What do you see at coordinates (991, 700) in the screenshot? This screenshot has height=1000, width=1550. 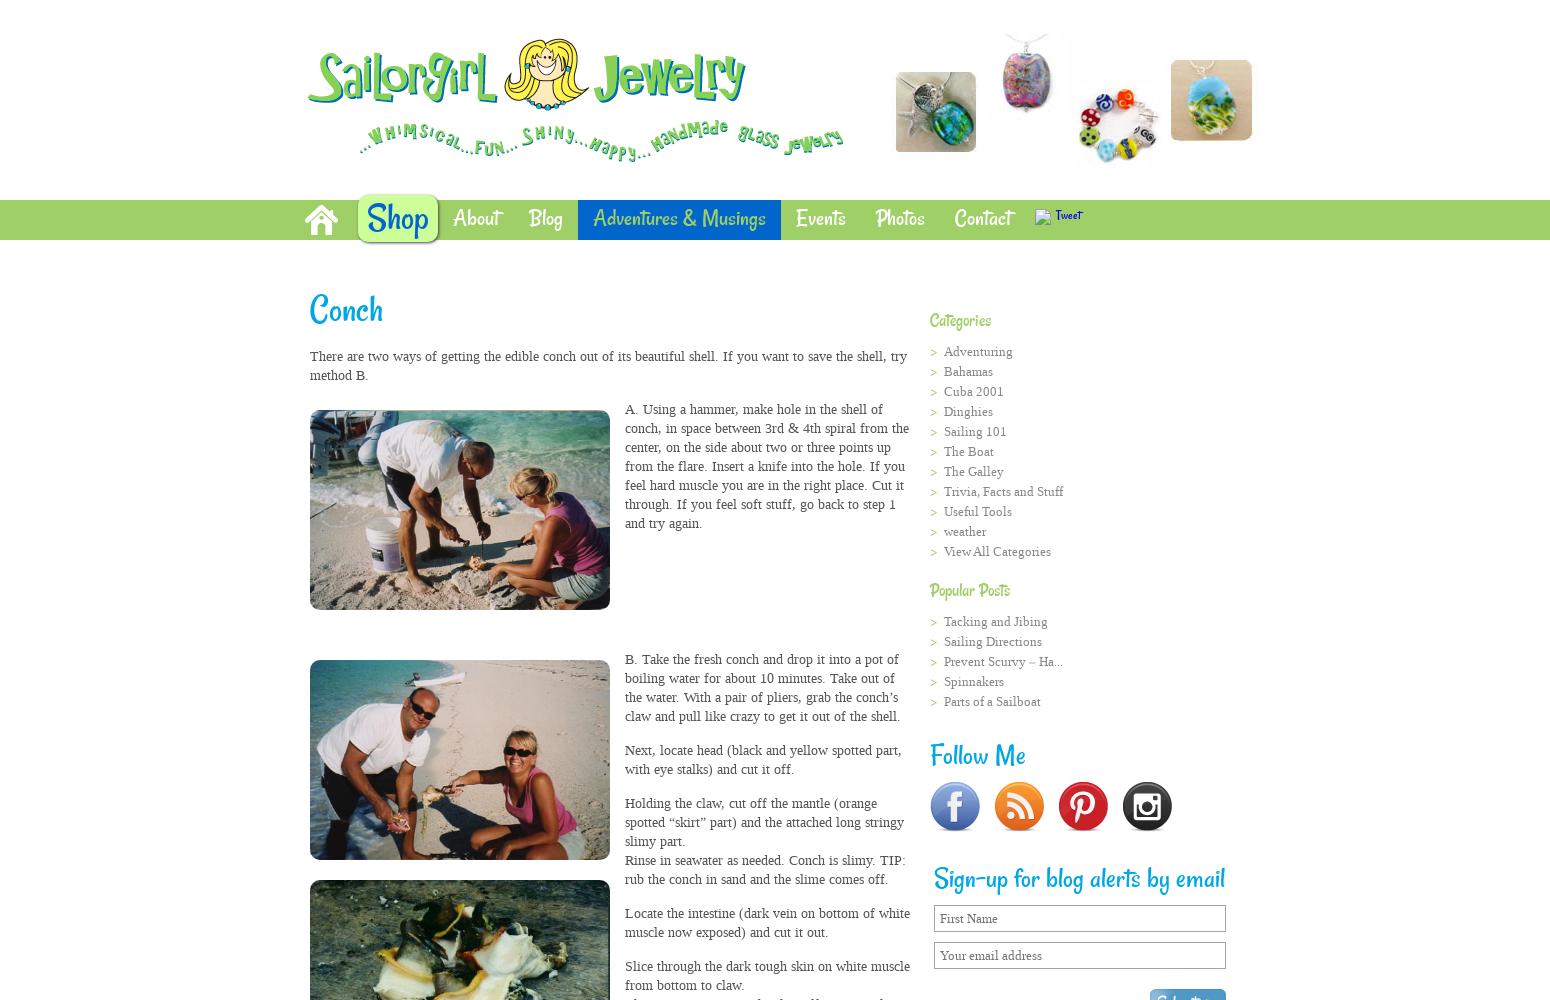 I see `'Parts of a Sailboat'` at bounding box center [991, 700].